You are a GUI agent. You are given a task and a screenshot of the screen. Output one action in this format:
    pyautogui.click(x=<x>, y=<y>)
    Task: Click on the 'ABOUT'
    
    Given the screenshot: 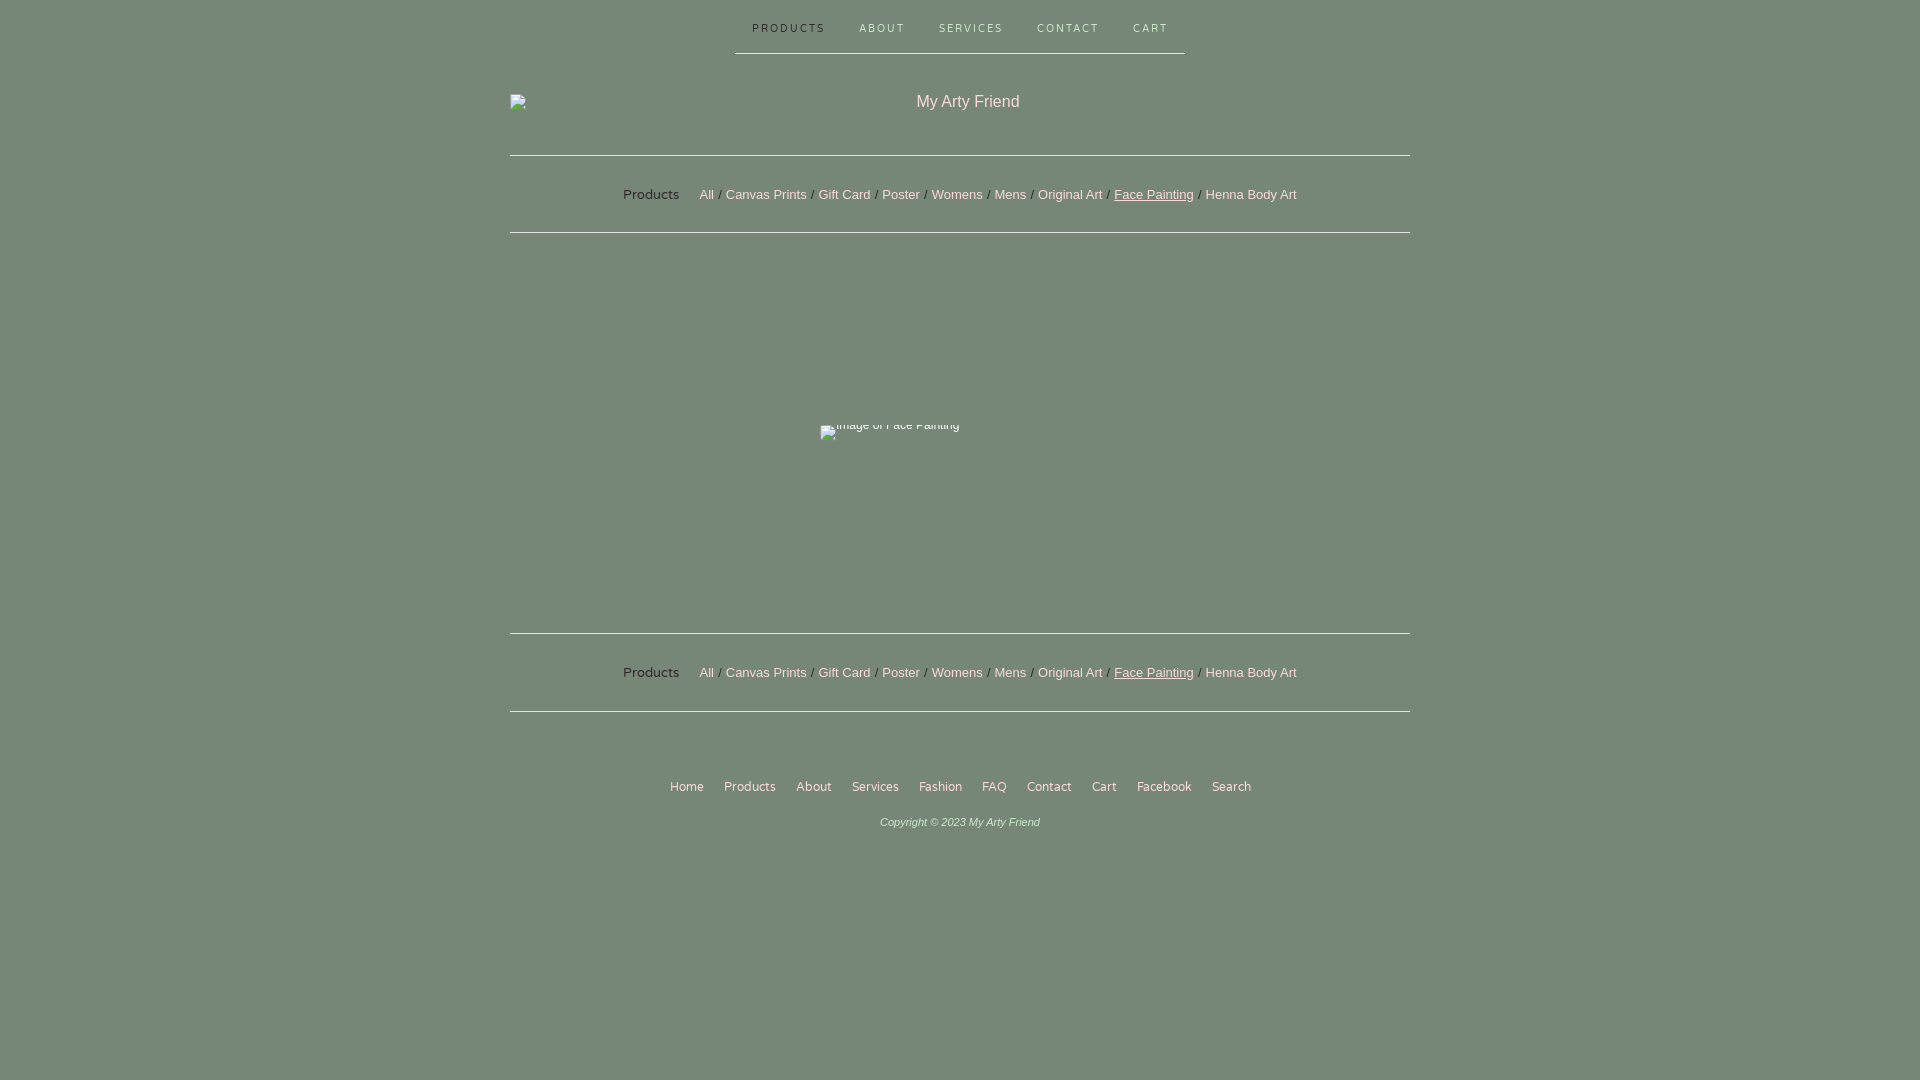 What is the action you would take?
    pyautogui.click(x=881, y=26)
    